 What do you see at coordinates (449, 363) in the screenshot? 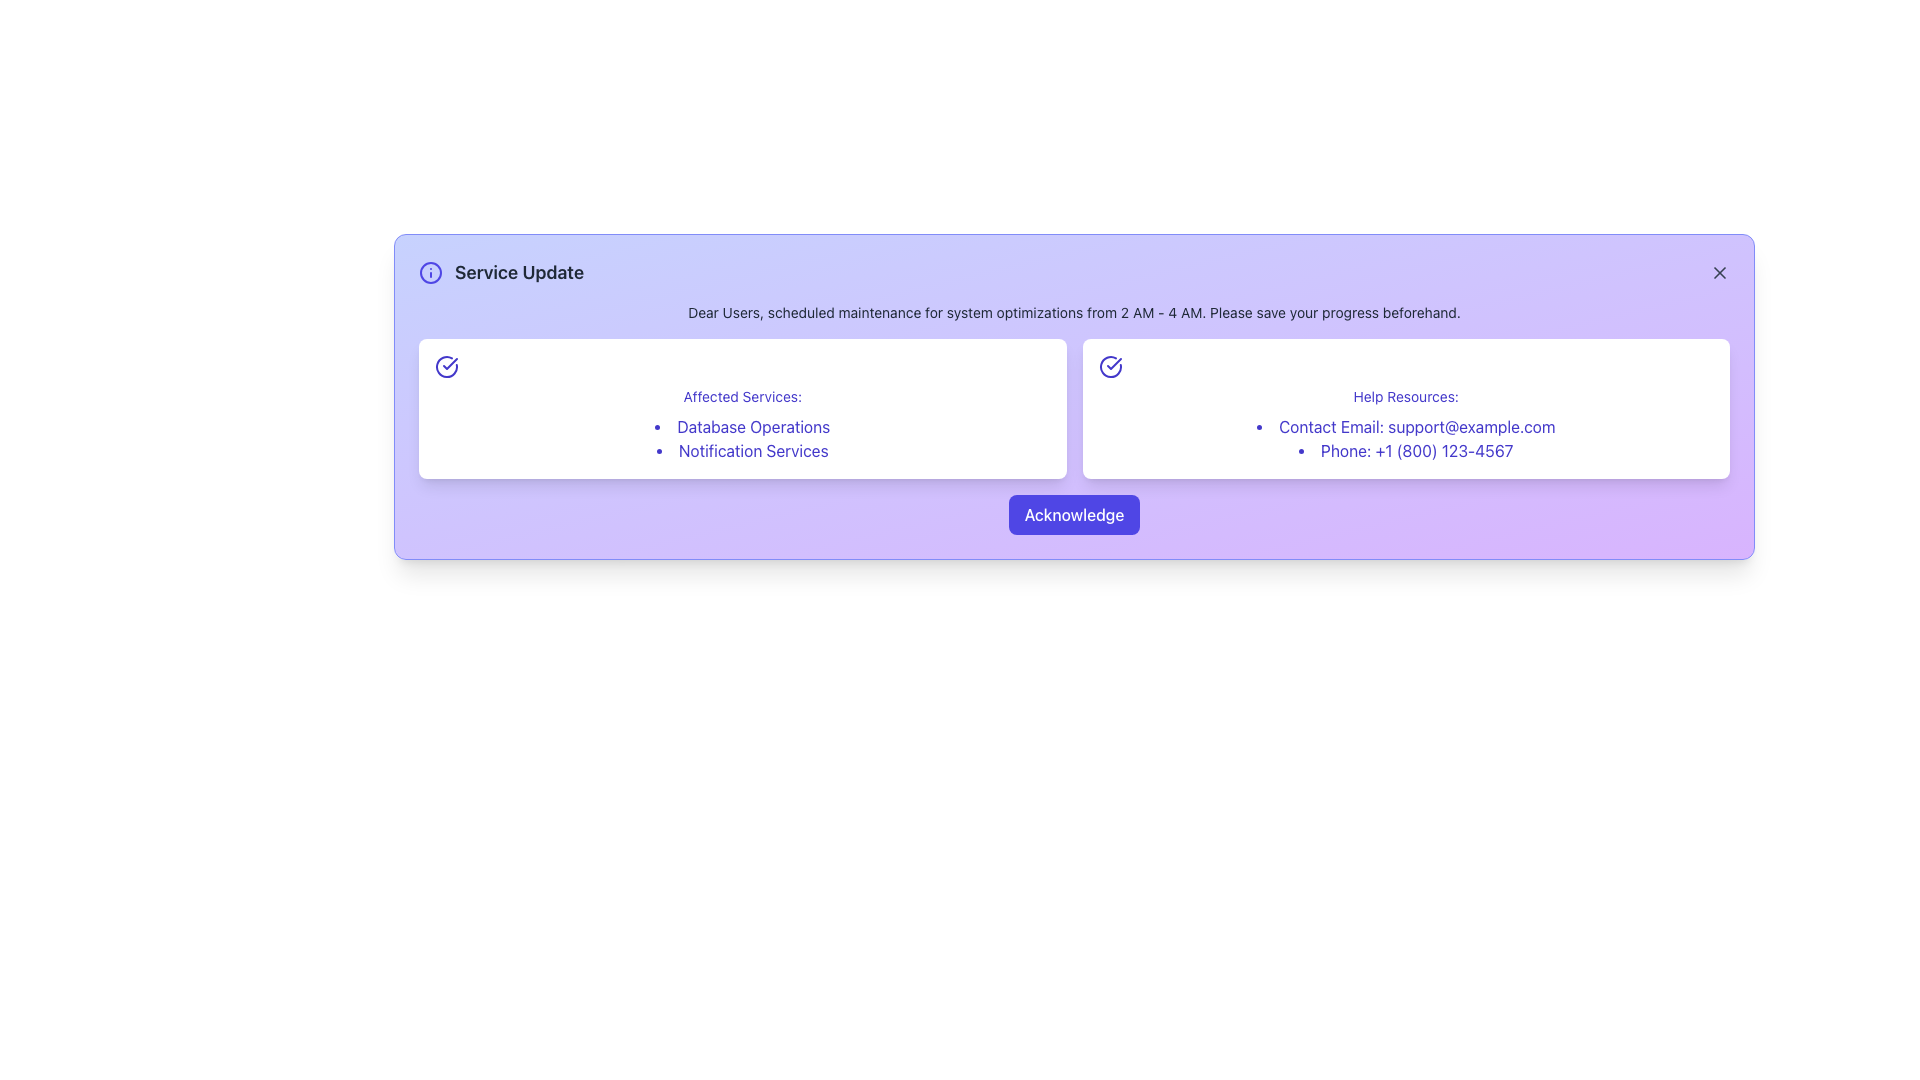
I see `the status confirmation icon located in the left highlighted box of the dialog, which is represented as an SVG element near the top-left corner` at bounding box center [449, 363].